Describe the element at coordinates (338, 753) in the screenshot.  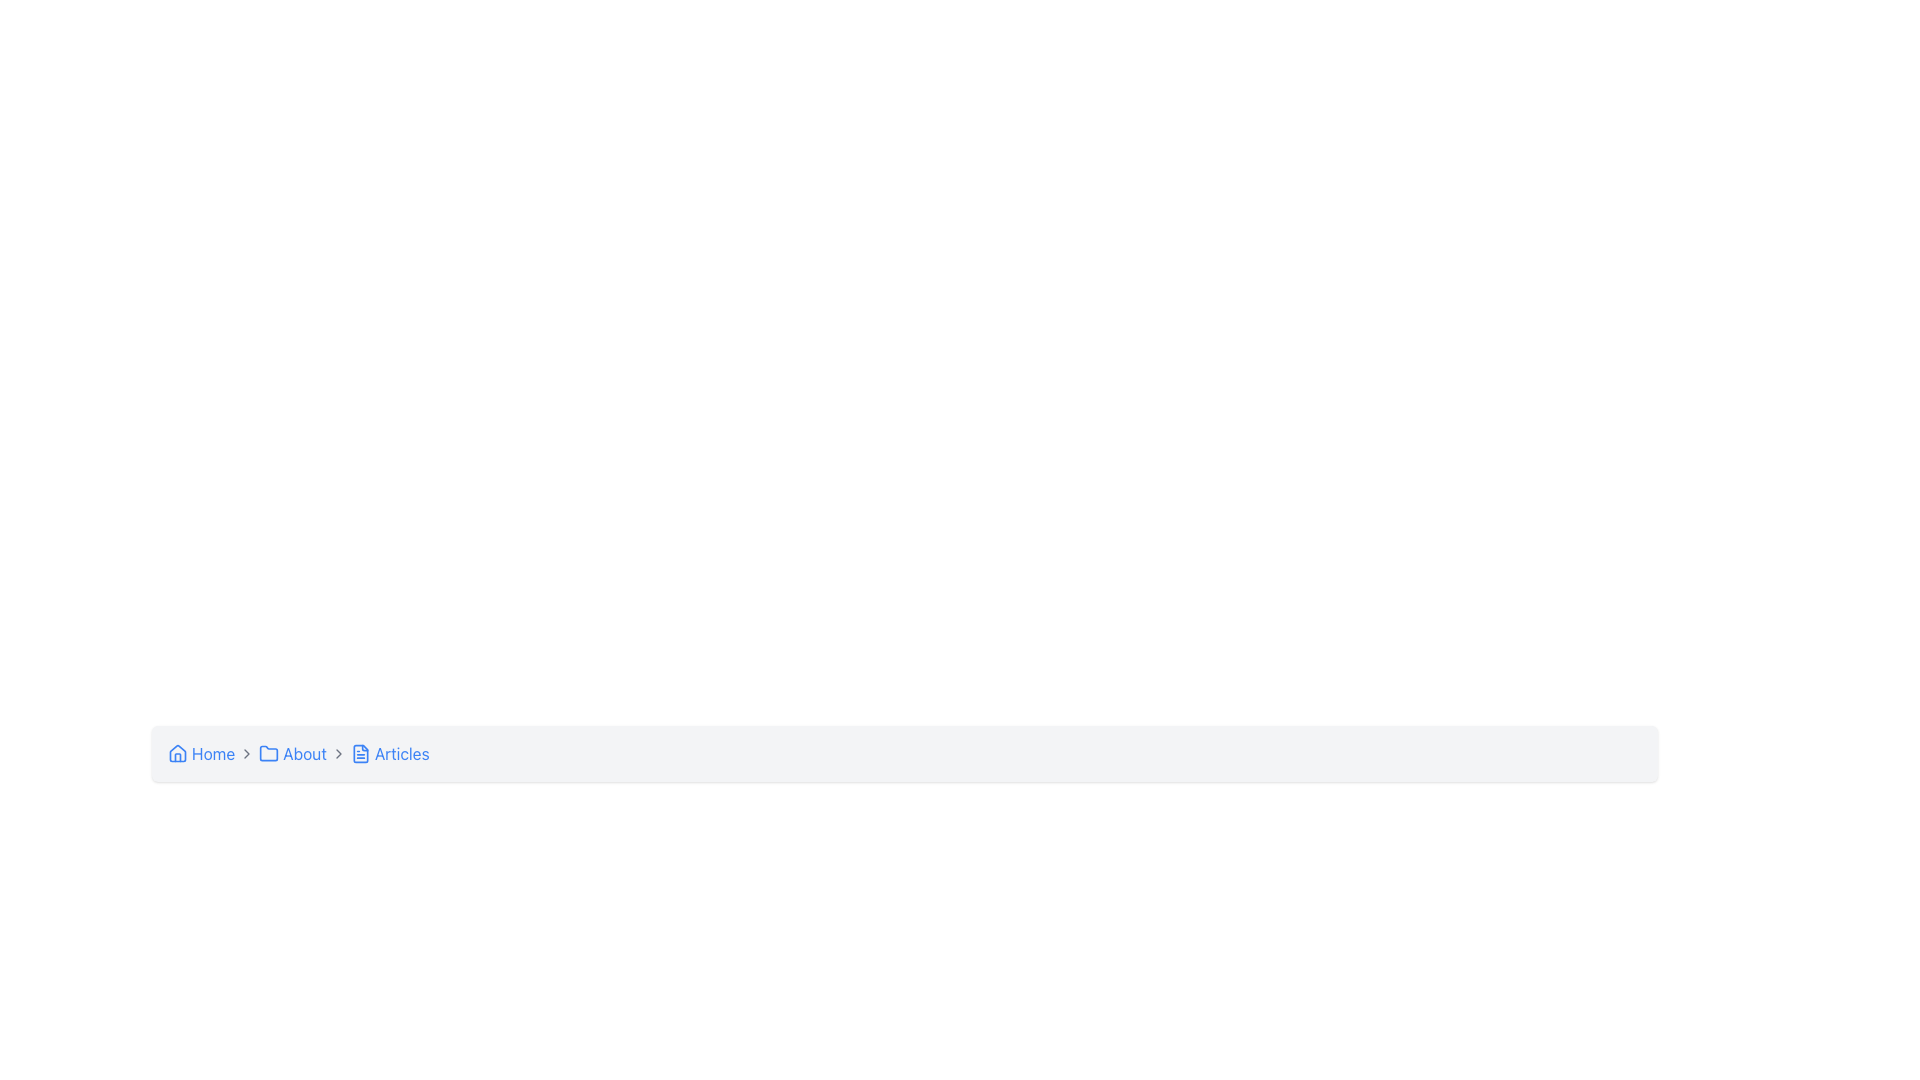
I see `the third chevron icon in the breadcrumb navigation bar, which separates the 'About' and 'Articles' links` at that location.